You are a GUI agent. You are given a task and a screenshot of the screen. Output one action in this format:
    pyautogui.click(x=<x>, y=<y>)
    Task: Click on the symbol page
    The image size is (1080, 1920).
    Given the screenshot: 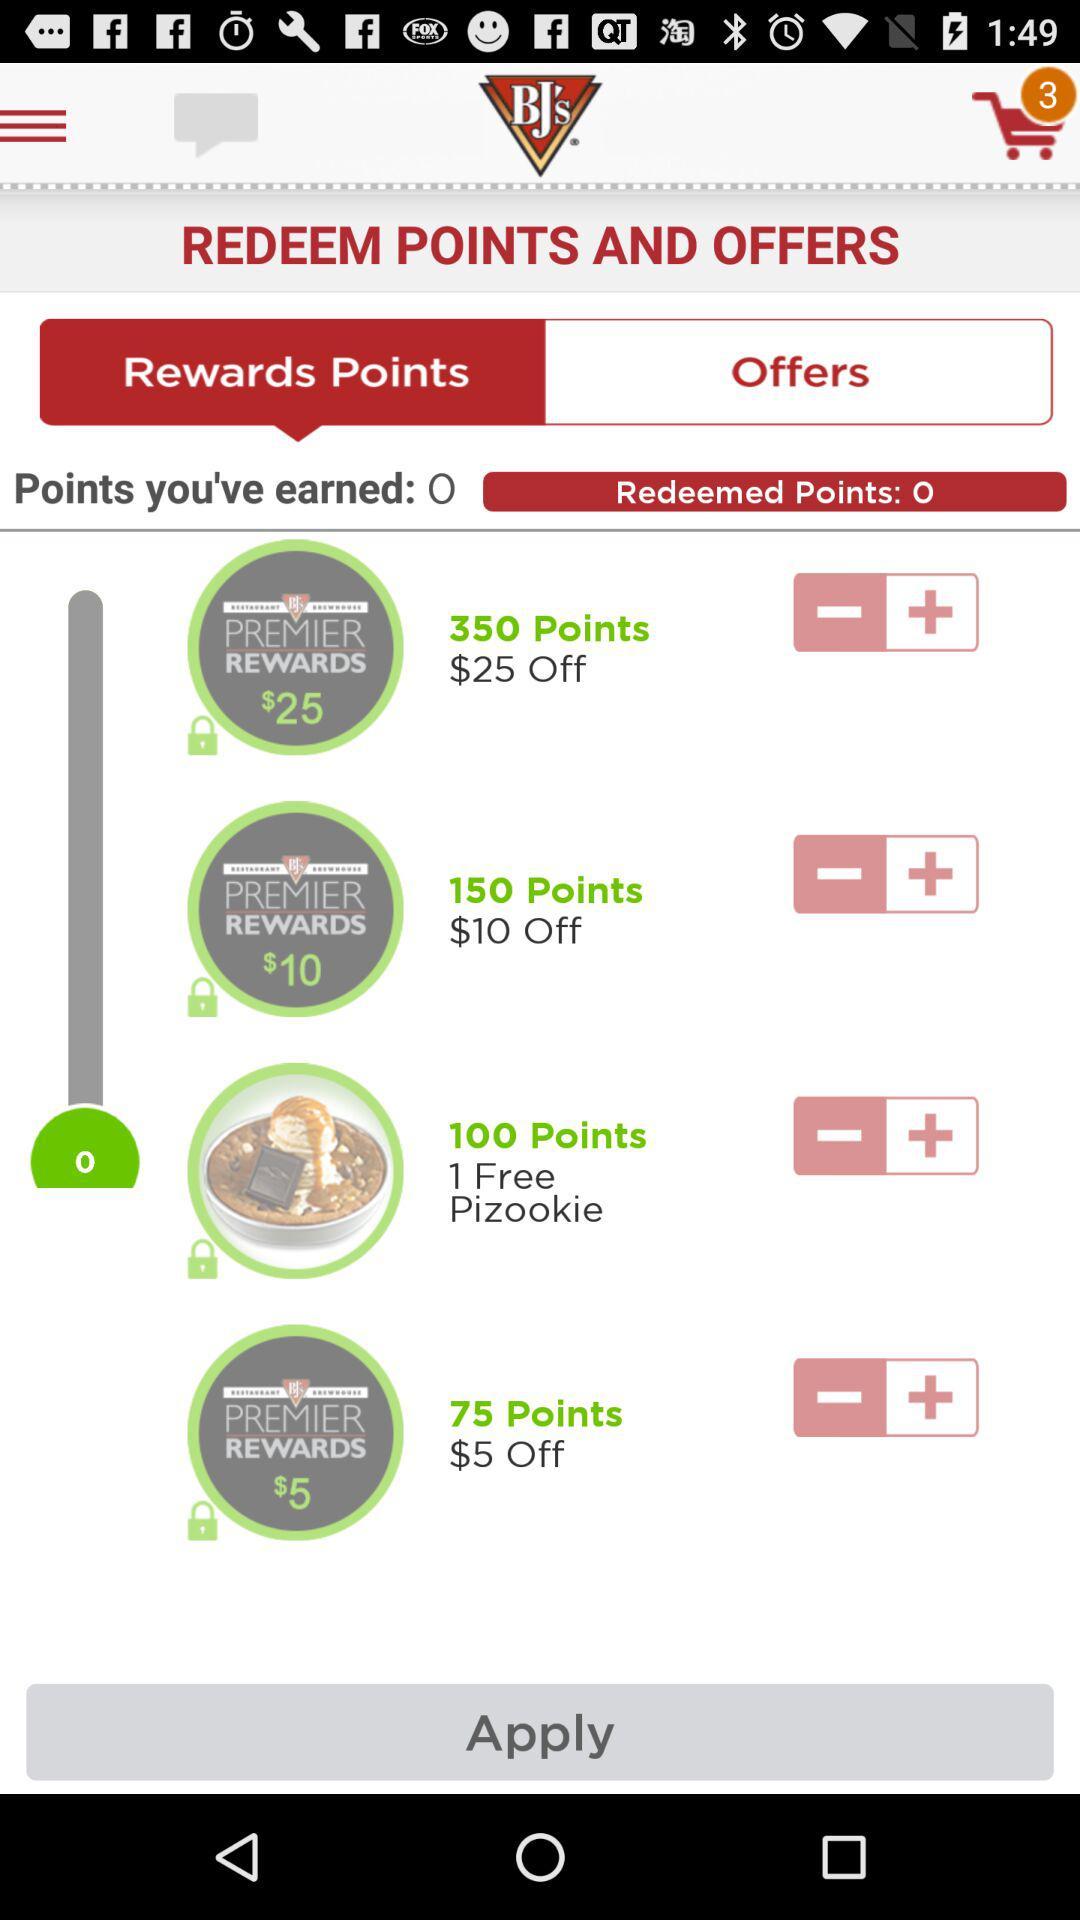 What is the action you would take?
    pyautogui.click(x=1019, y=124)
    